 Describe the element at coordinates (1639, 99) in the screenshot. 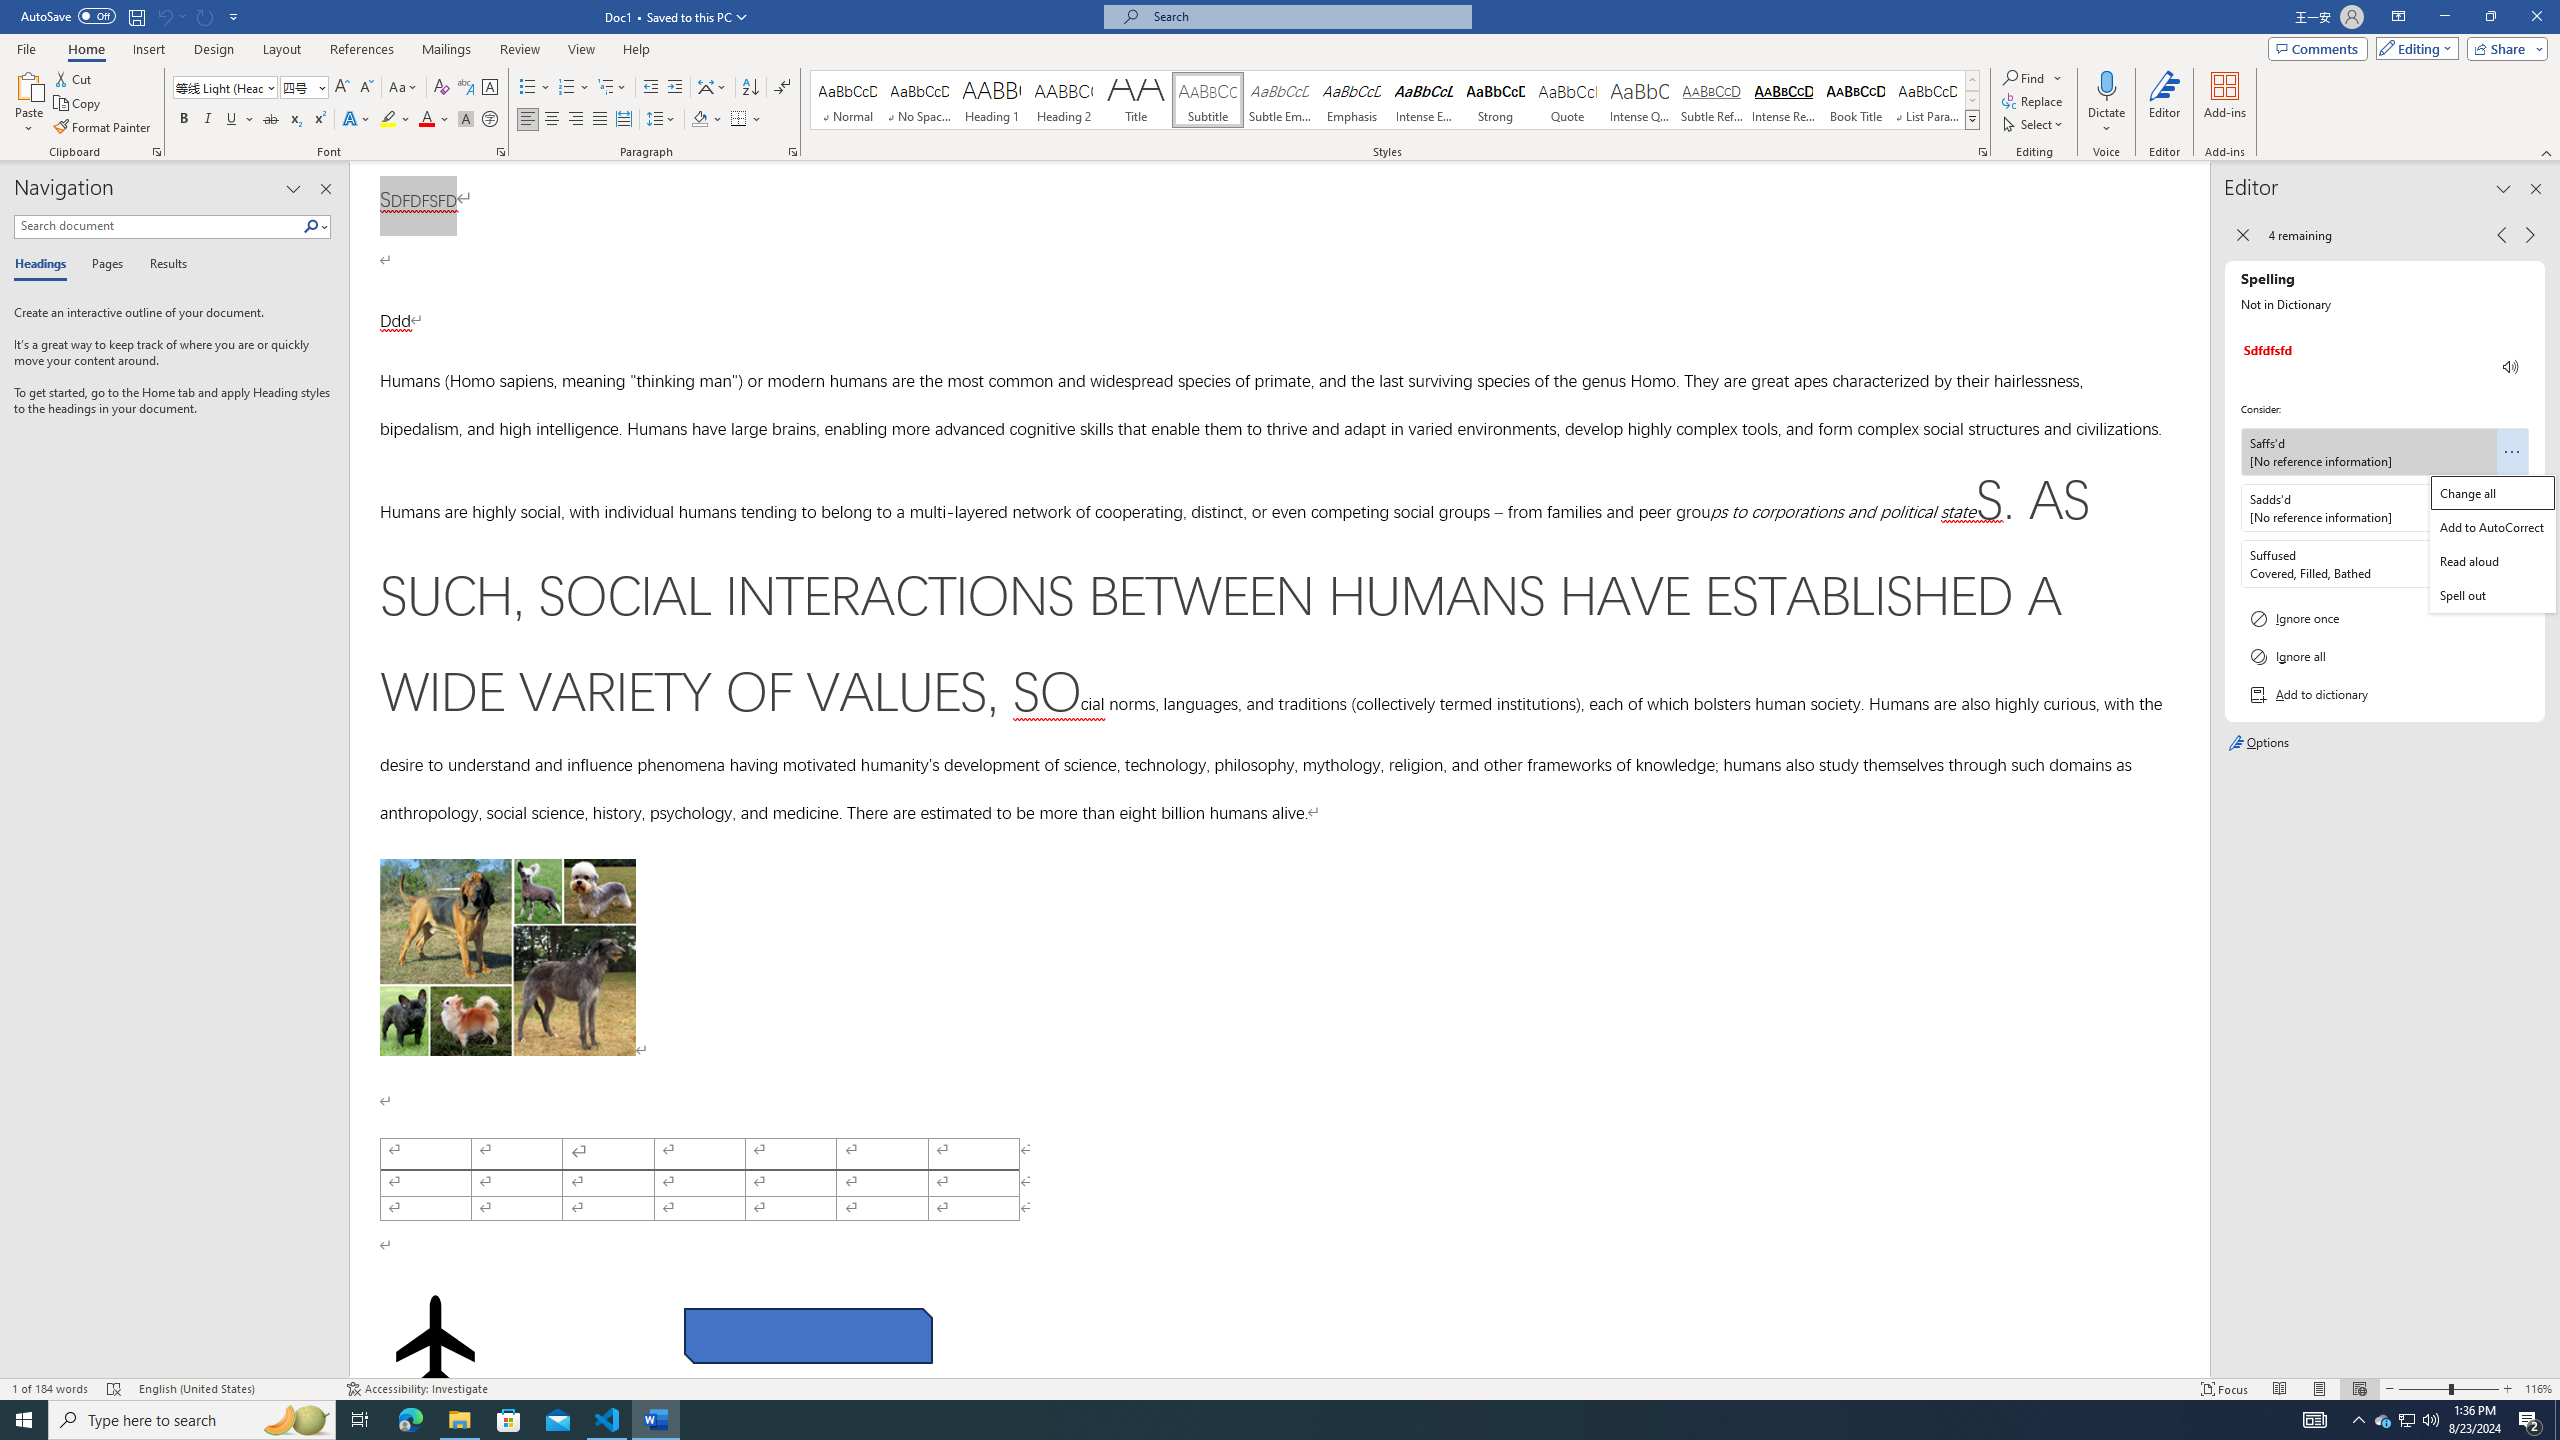

I see `'Intense Quote'` at that location.